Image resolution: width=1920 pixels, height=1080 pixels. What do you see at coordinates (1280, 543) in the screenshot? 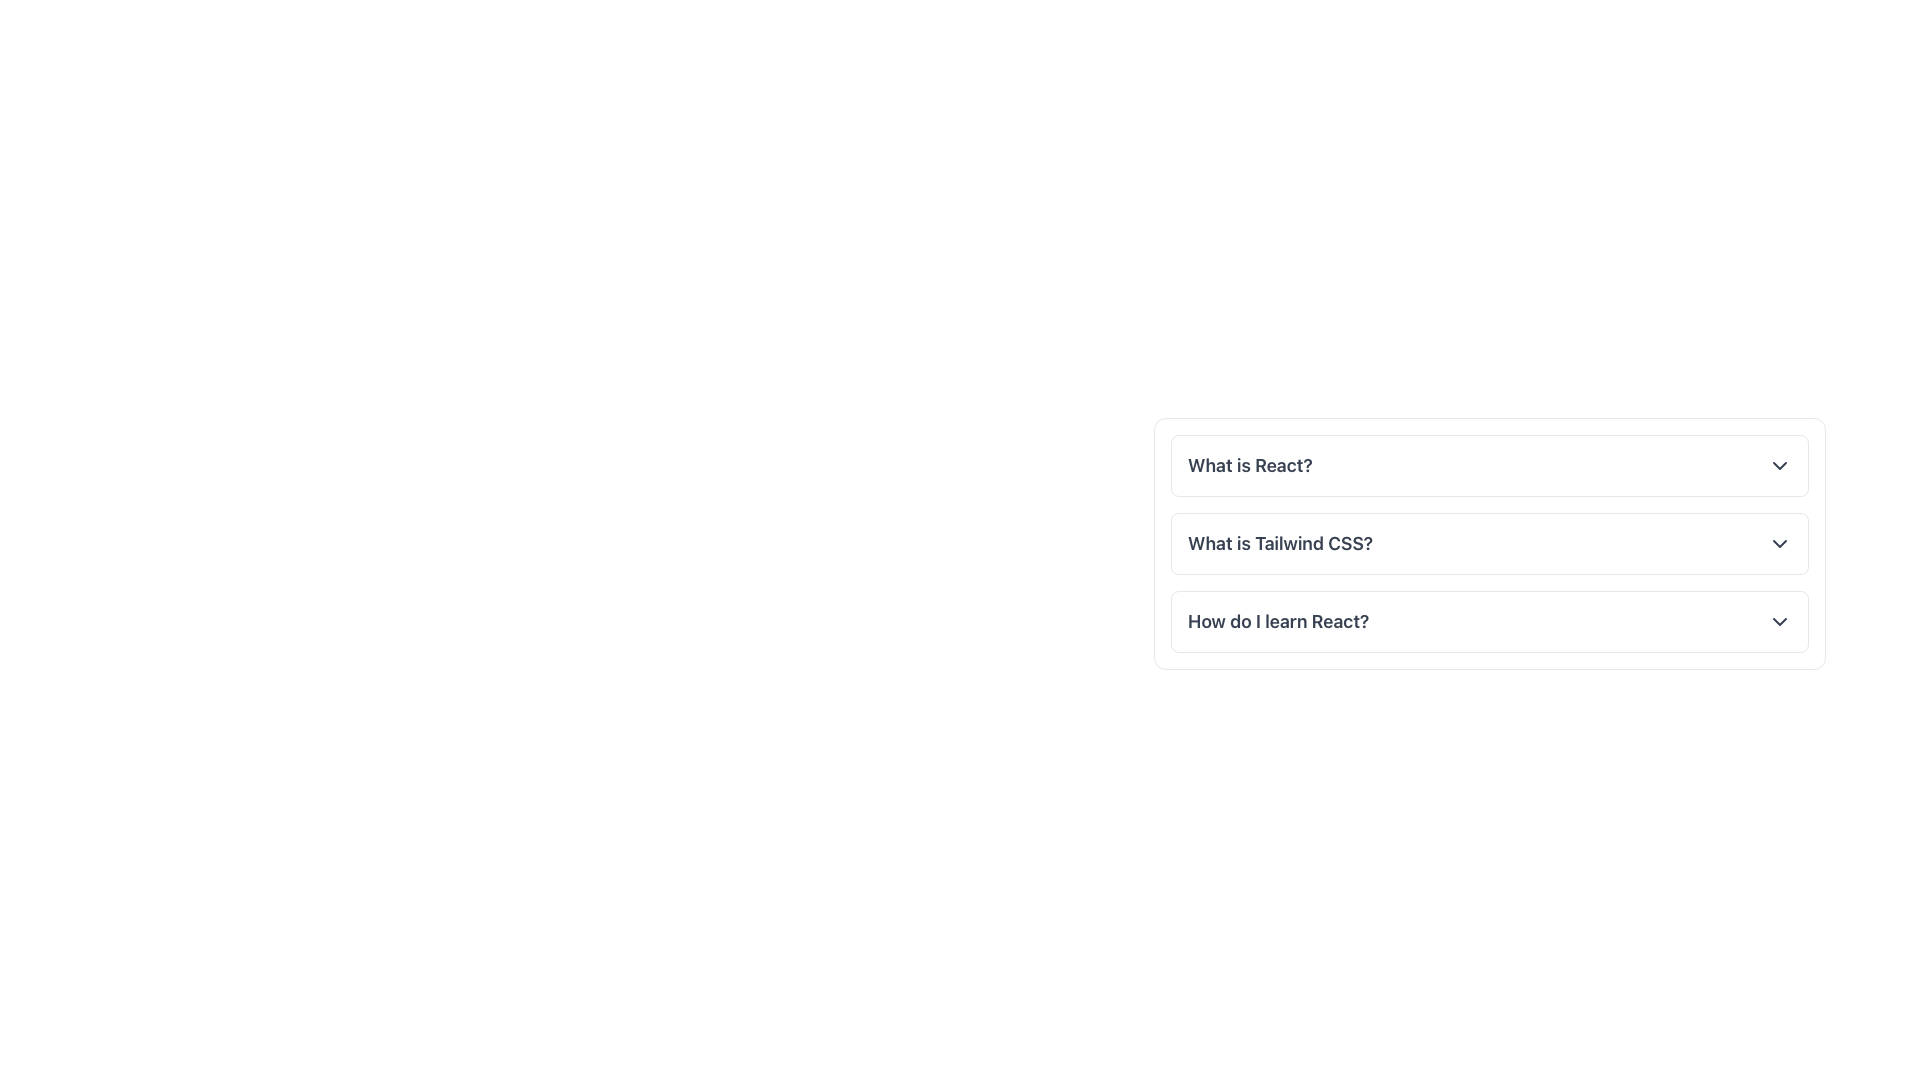
I see `the text label that serves as a title or question prompt located between 'What is React?' and 'How do I learn React?'` at bounding box center [1280, 543].